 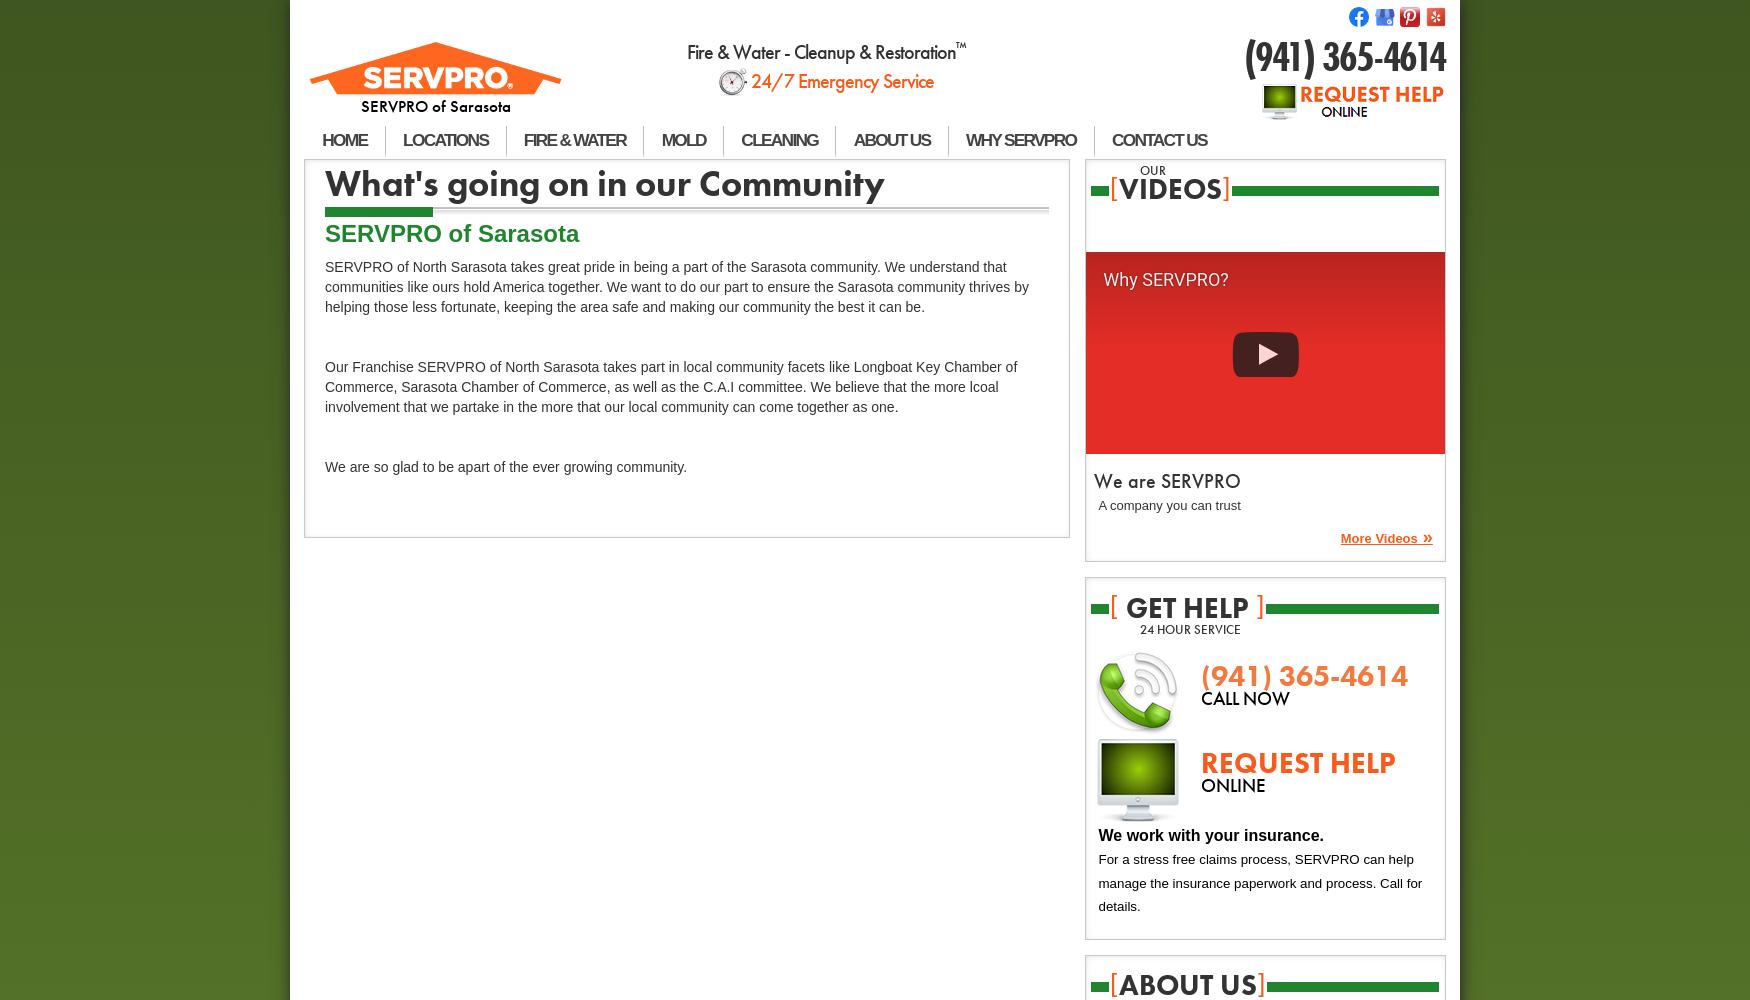 I want to click on 'CALL NOW', so click(x=1199, y=698).